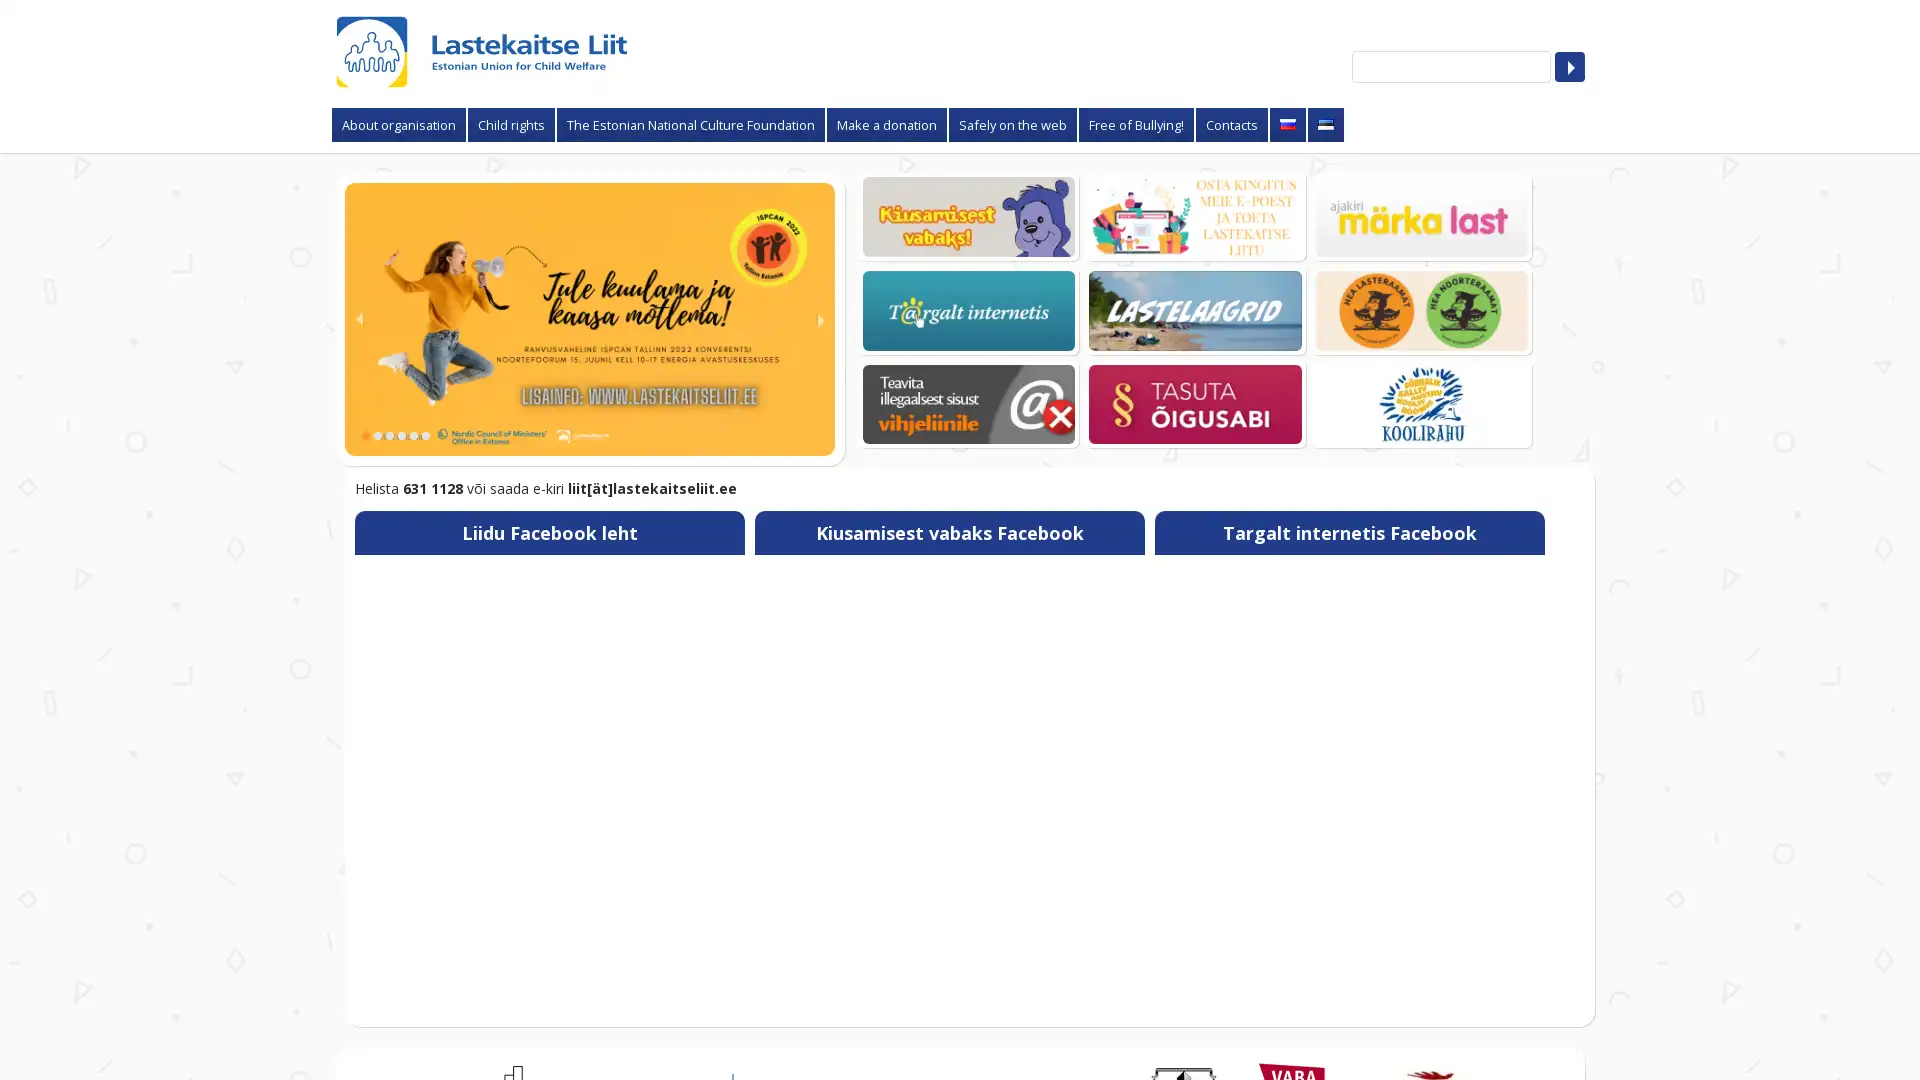  I want to click on Search, so click(1568, 65).